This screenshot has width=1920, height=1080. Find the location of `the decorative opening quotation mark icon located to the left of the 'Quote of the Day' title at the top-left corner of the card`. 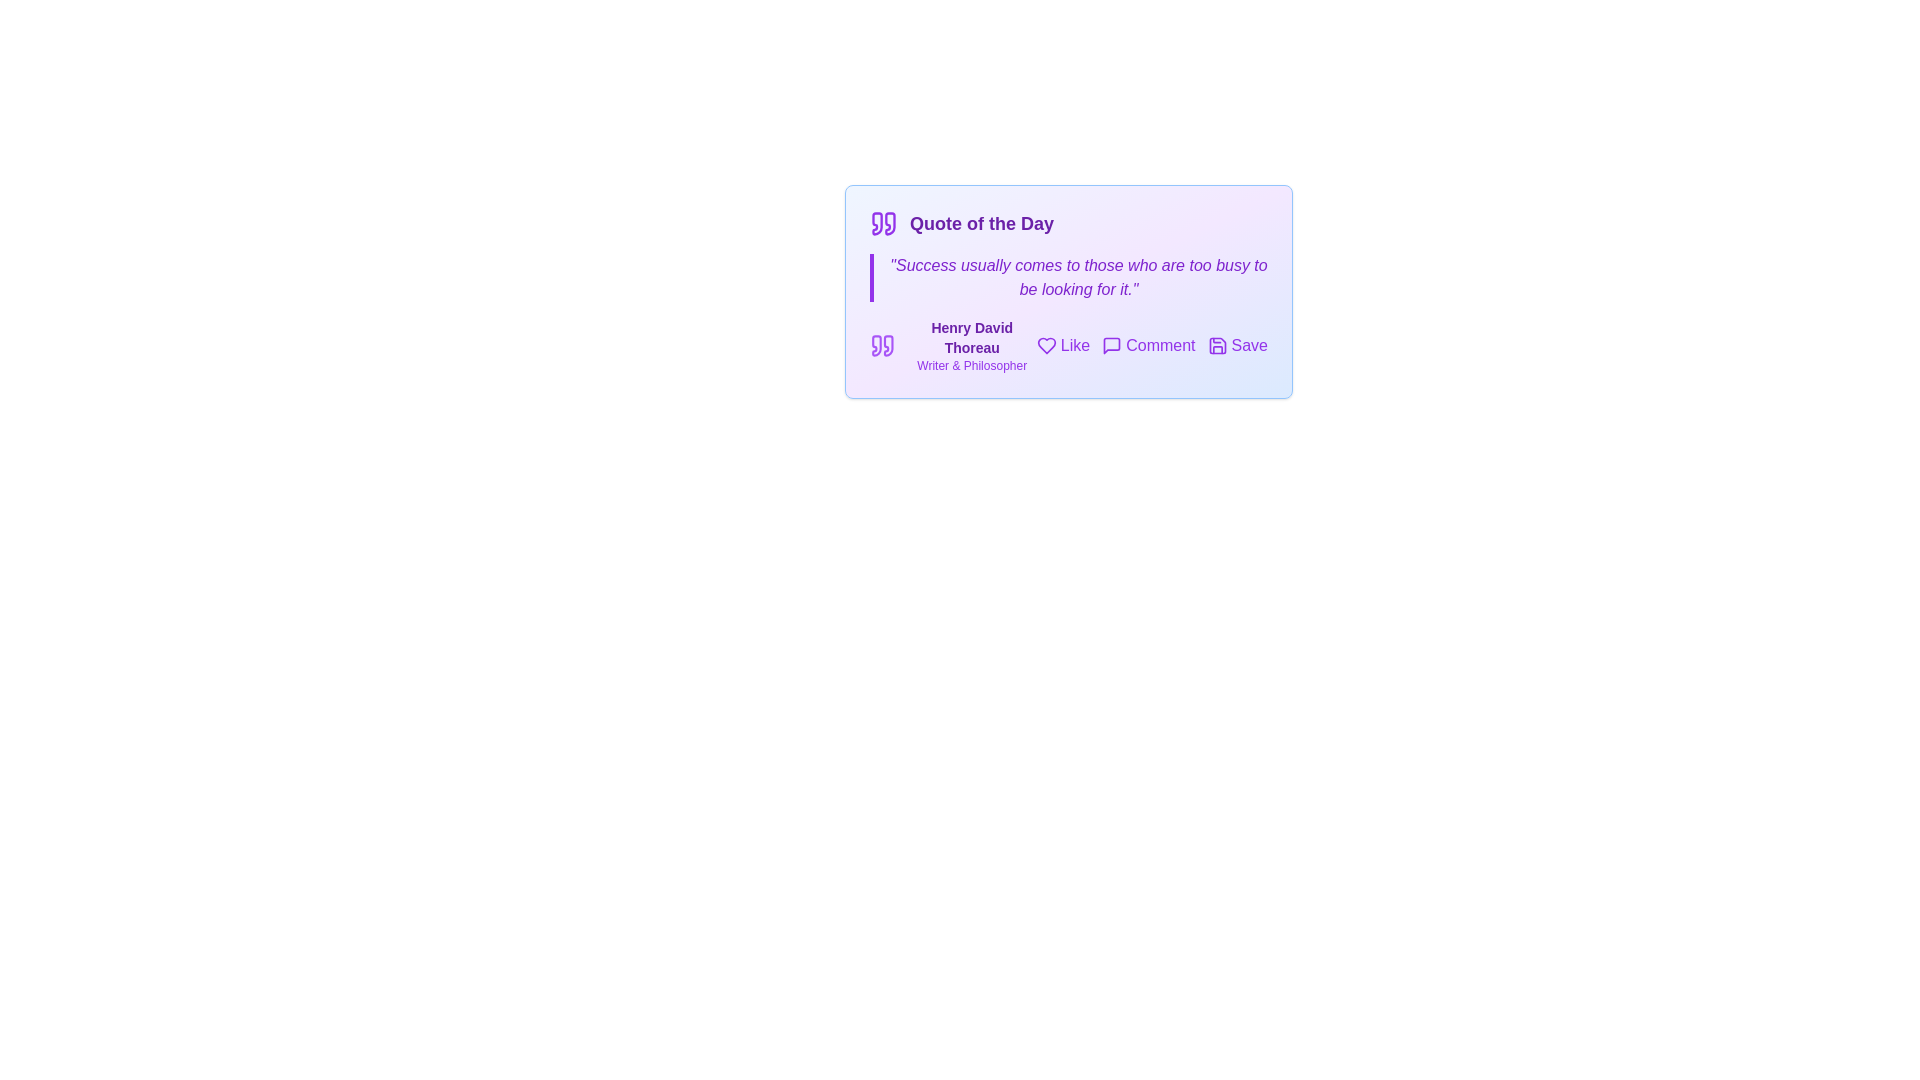

the decorative opening quotation mark icon located to the left of the 'Quote of the Day' title at the top-left corner of the card is located at coordinates (877, 223).